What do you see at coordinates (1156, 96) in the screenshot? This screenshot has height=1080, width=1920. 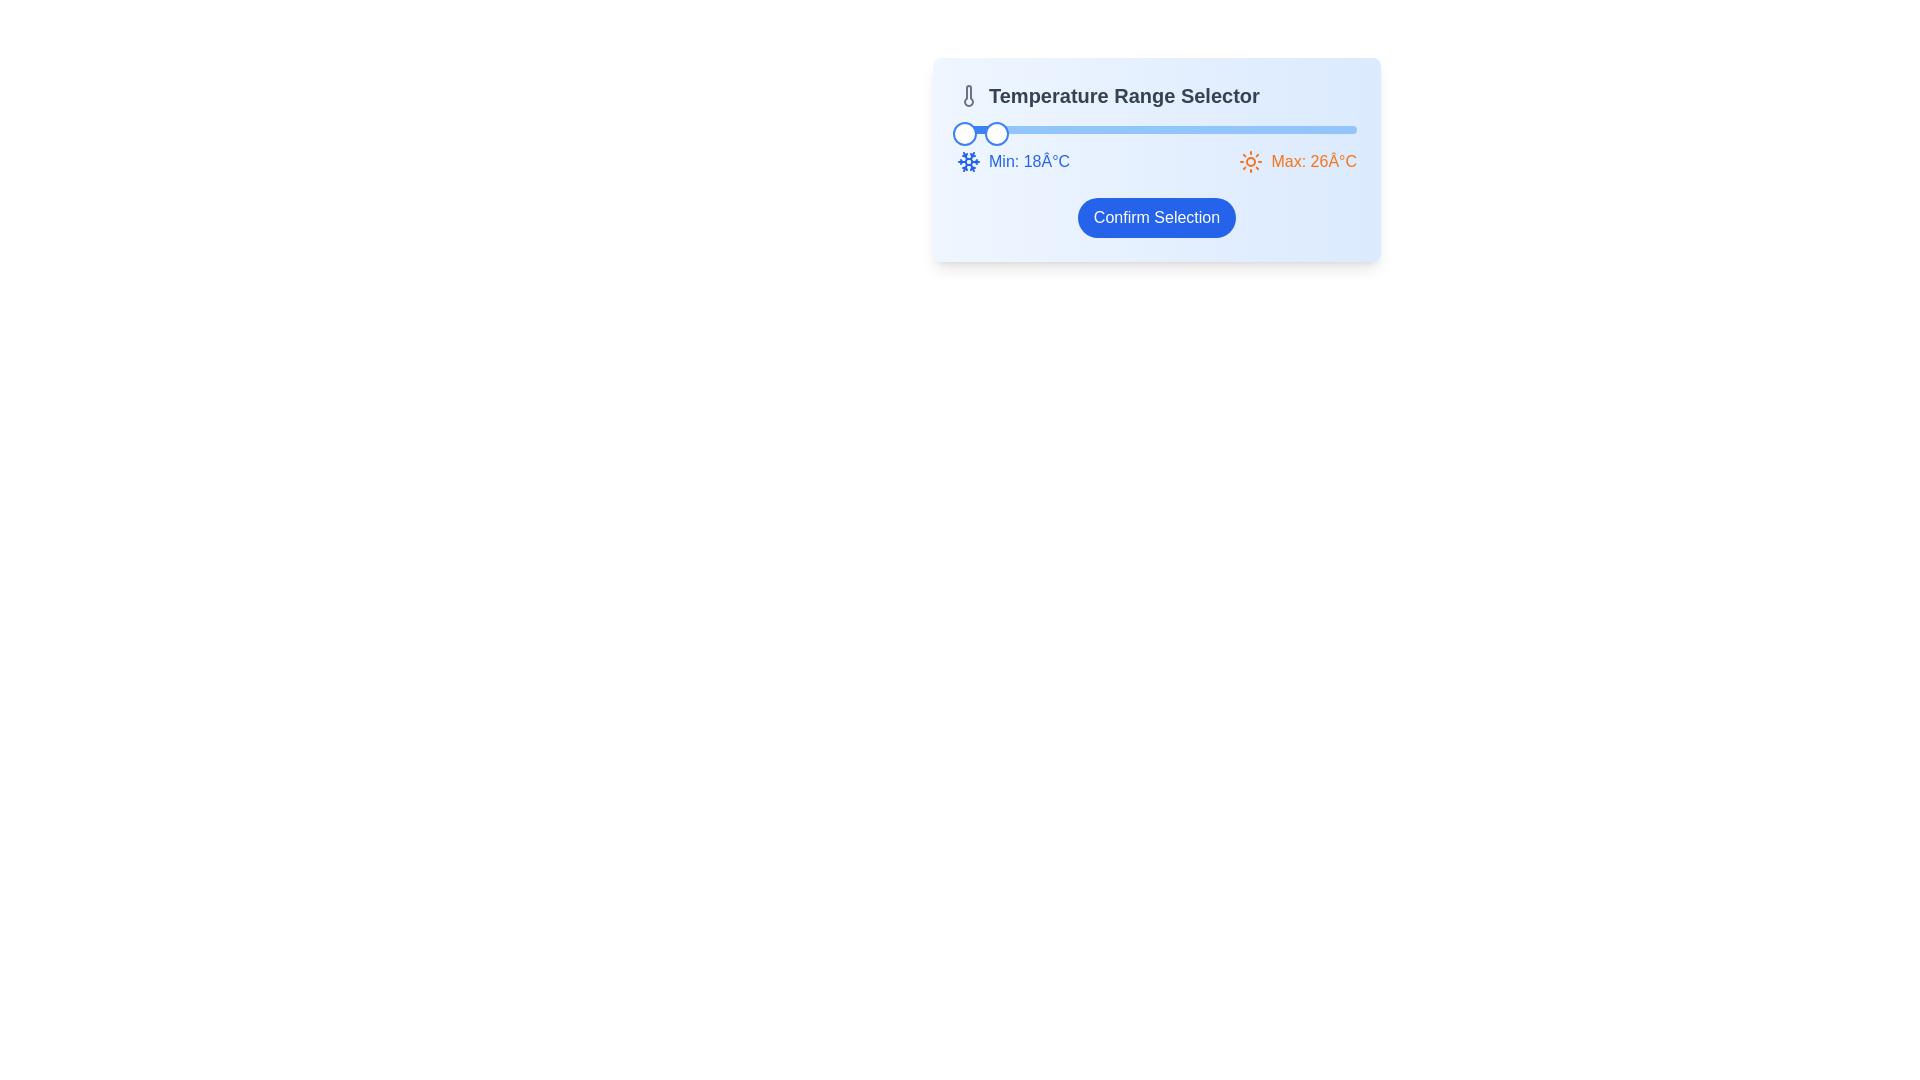 I see `the Text Label with Icon that serves as the title for the temperature range selector interface for accessibility navigation` at bounding box center [1156, 96].